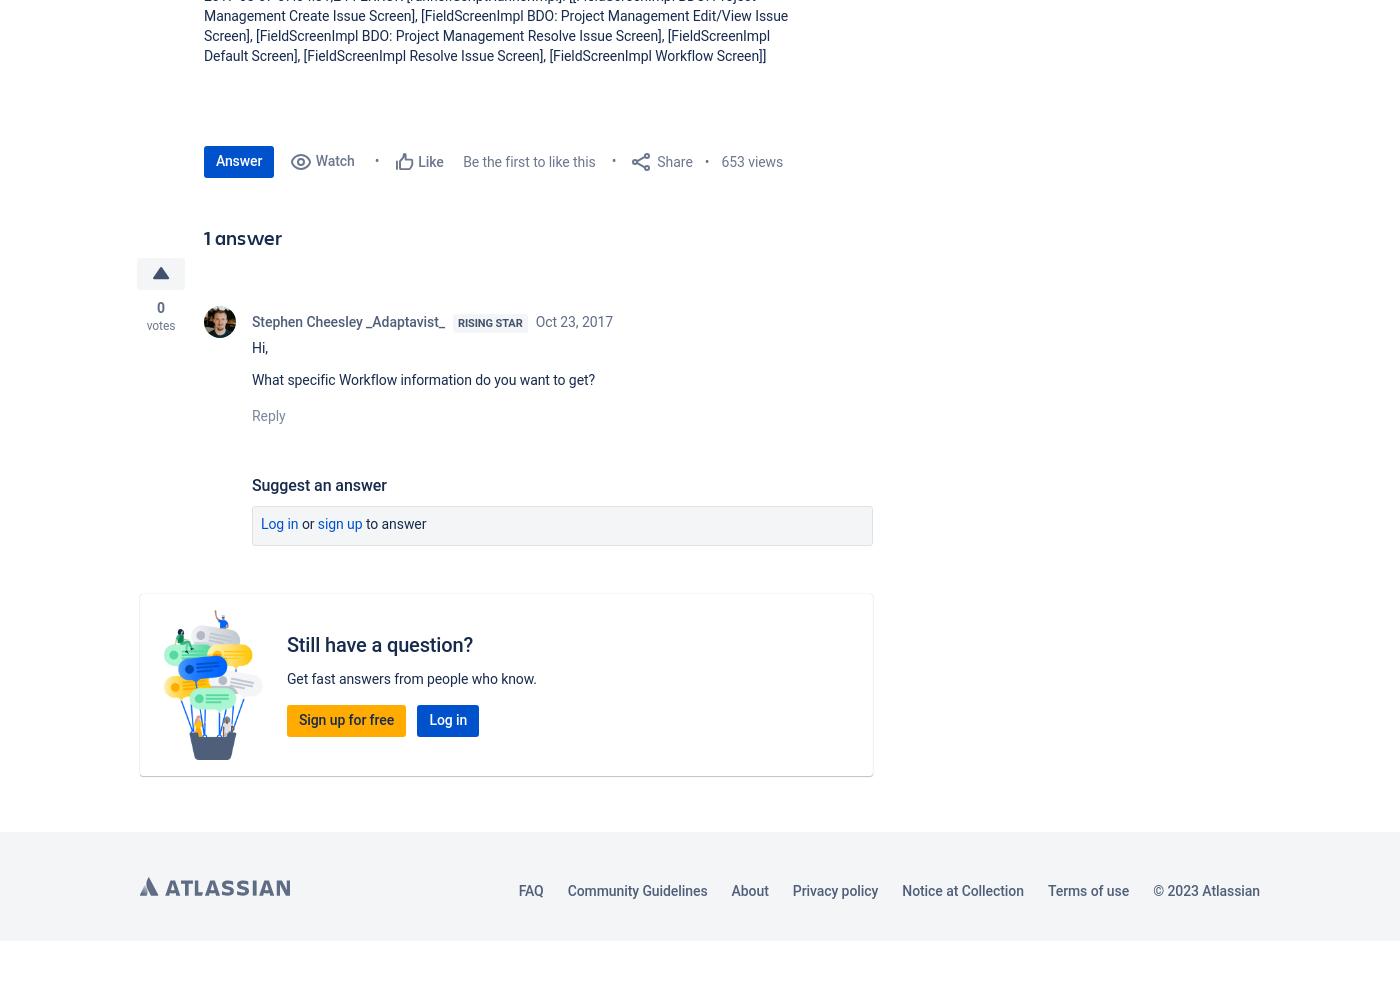  What do you see at coordinates (962, 889) in the screenshot?
I see `'Notice at Collection'` at bounding box center [962, 889].